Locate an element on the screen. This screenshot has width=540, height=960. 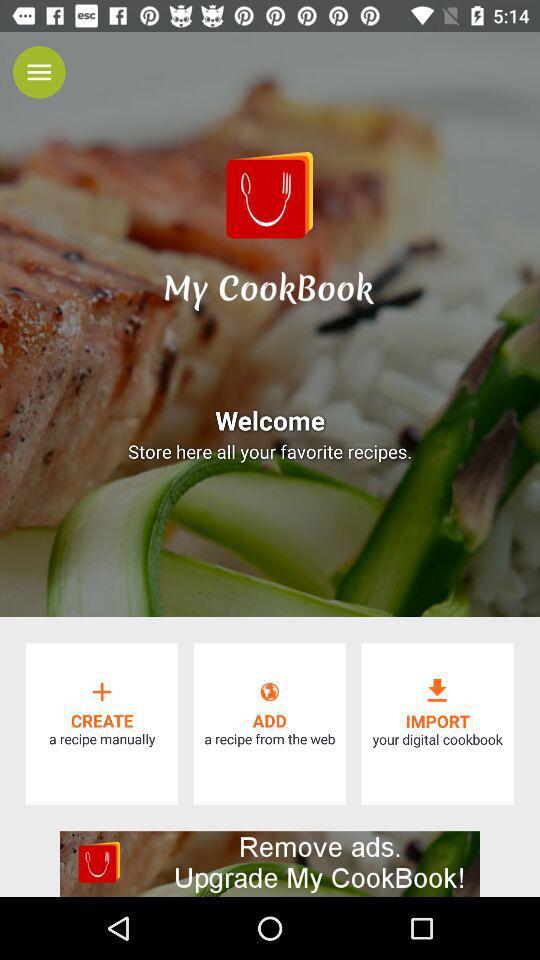
adverdisment is located at coordinates (270, 863).